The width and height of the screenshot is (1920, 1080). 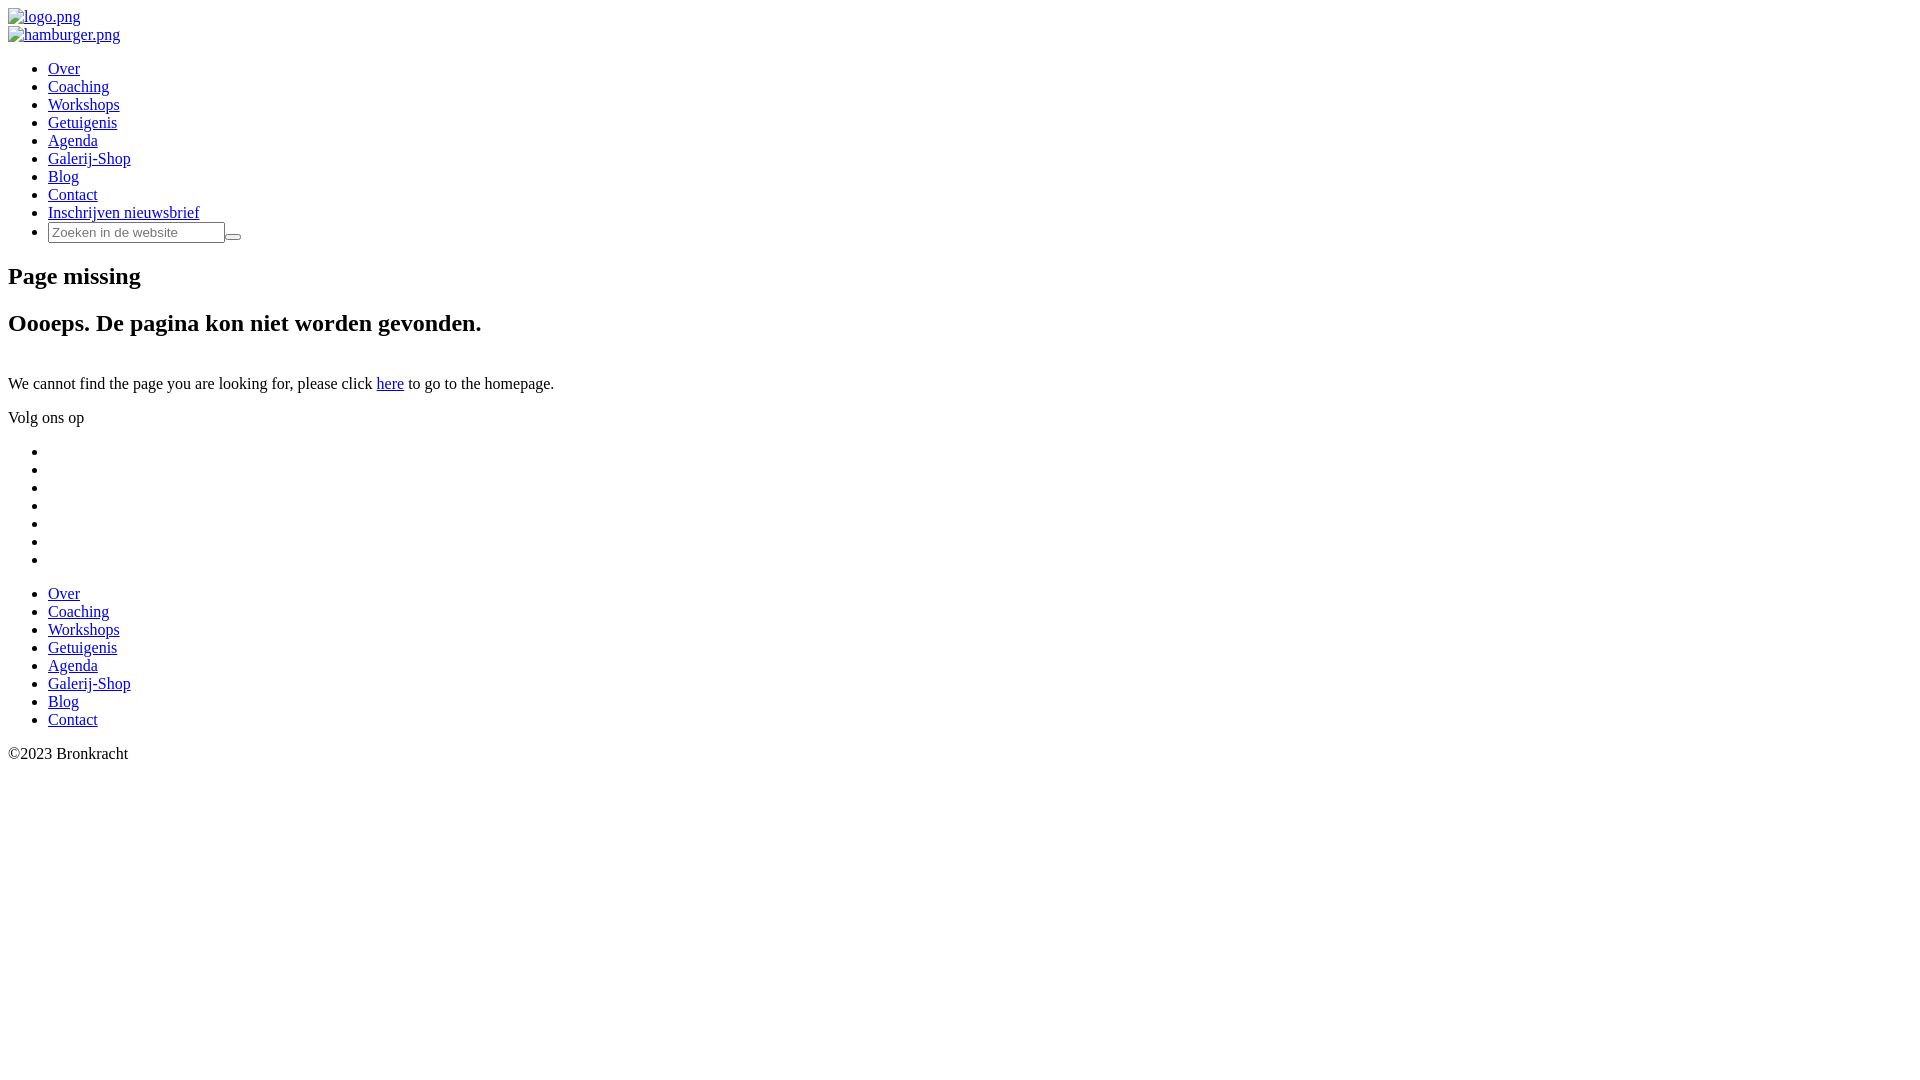 I want to click on 'Agenda', so click(x=72, y=665).